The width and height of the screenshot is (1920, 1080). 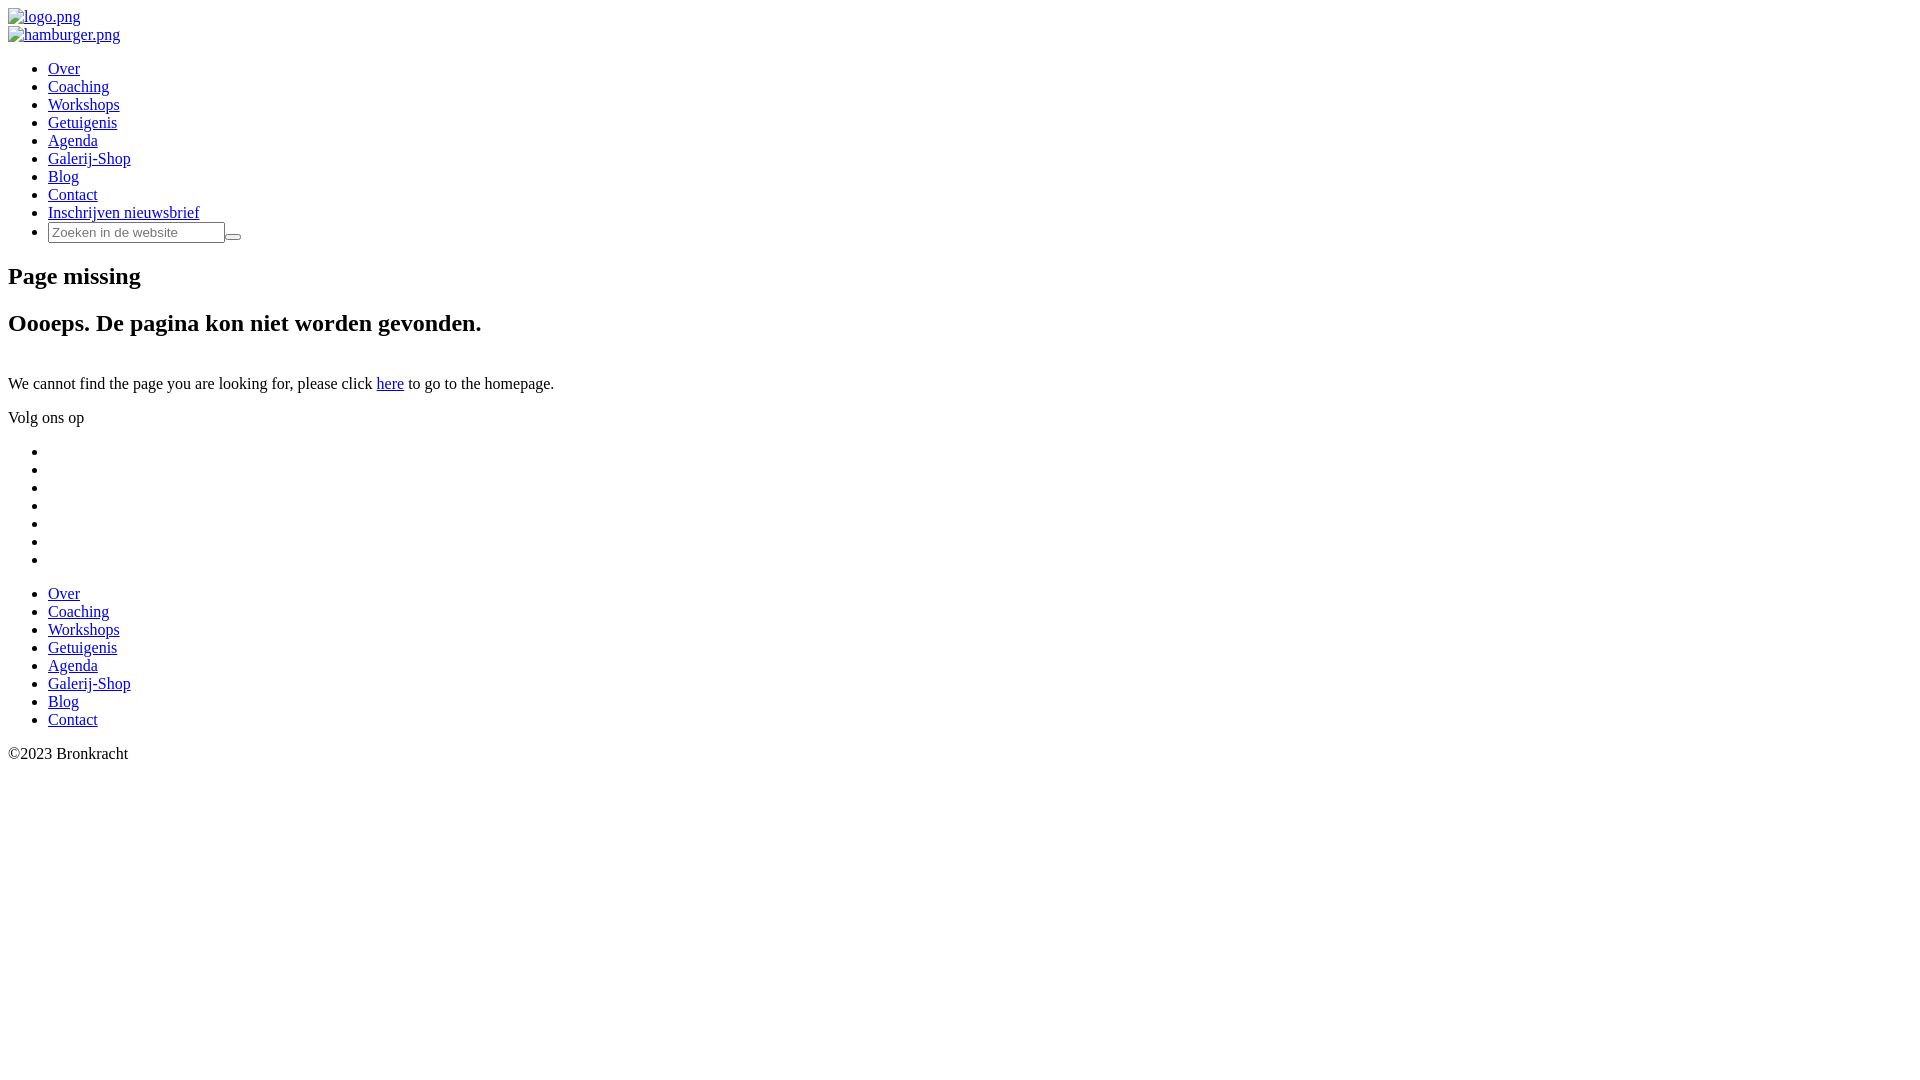 I want to click on 'Agenda', so click(x=72, y=665).